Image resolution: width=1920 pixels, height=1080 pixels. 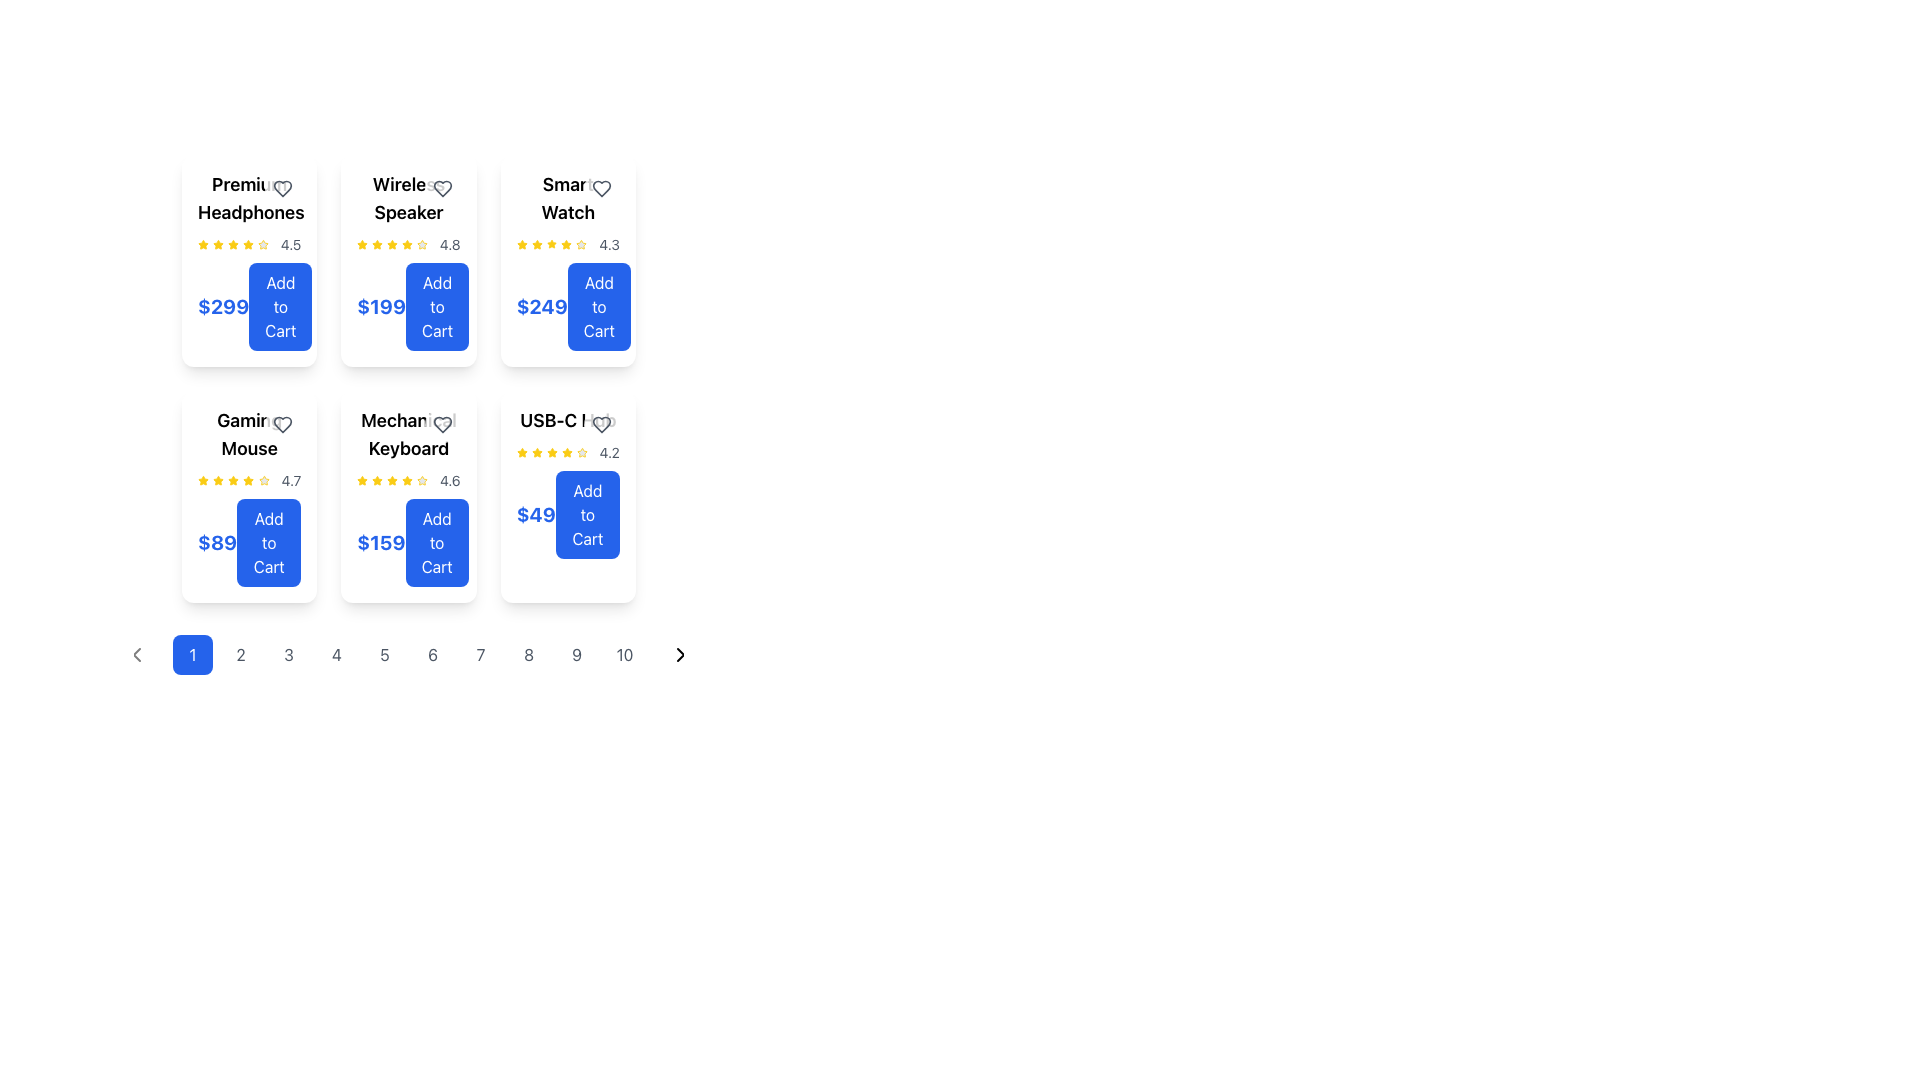 I want to click on the fourth star in the five-star rating system for the product 'Gaming Mouse' to rate it, so click(x=263, y=480).